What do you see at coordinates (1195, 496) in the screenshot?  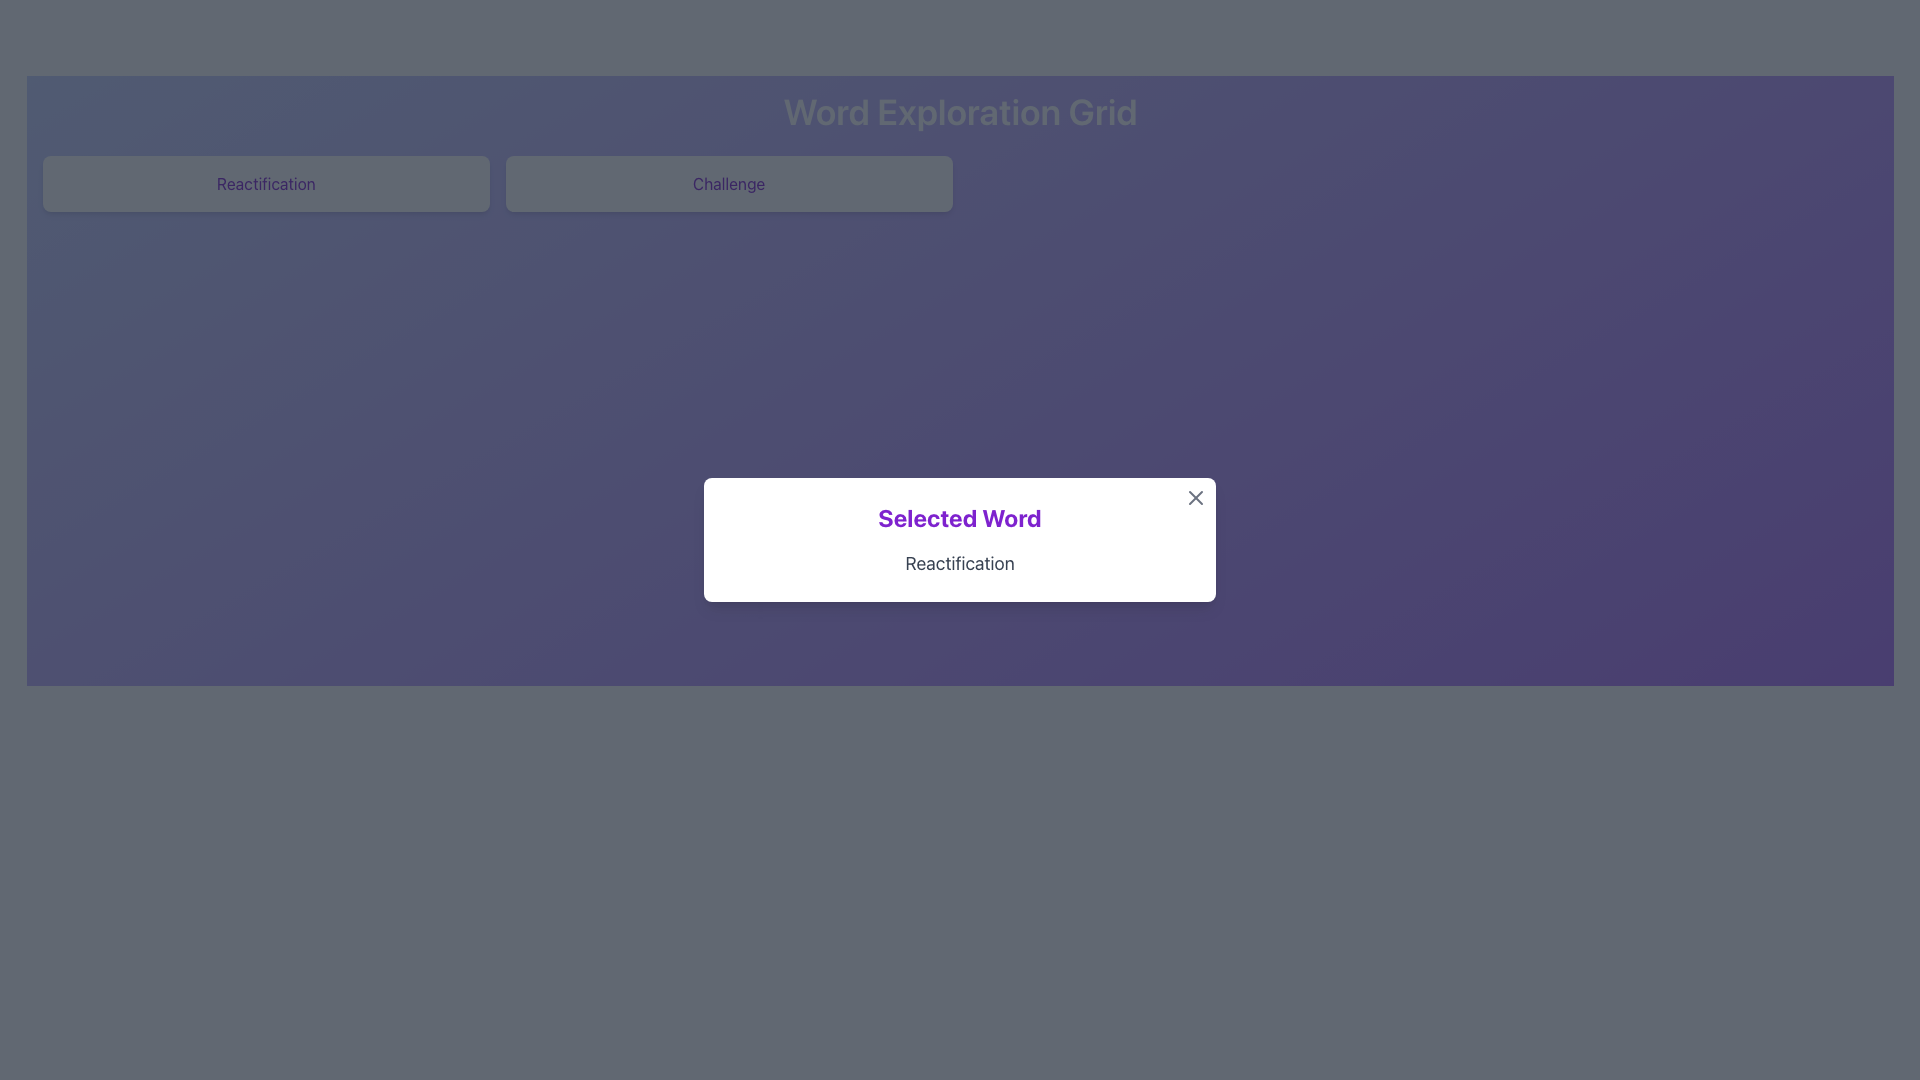 I see `the close ('X') icon located in the top-right corner of the 'Selected Word' popup dialog` at bounding box center [1195, 496].